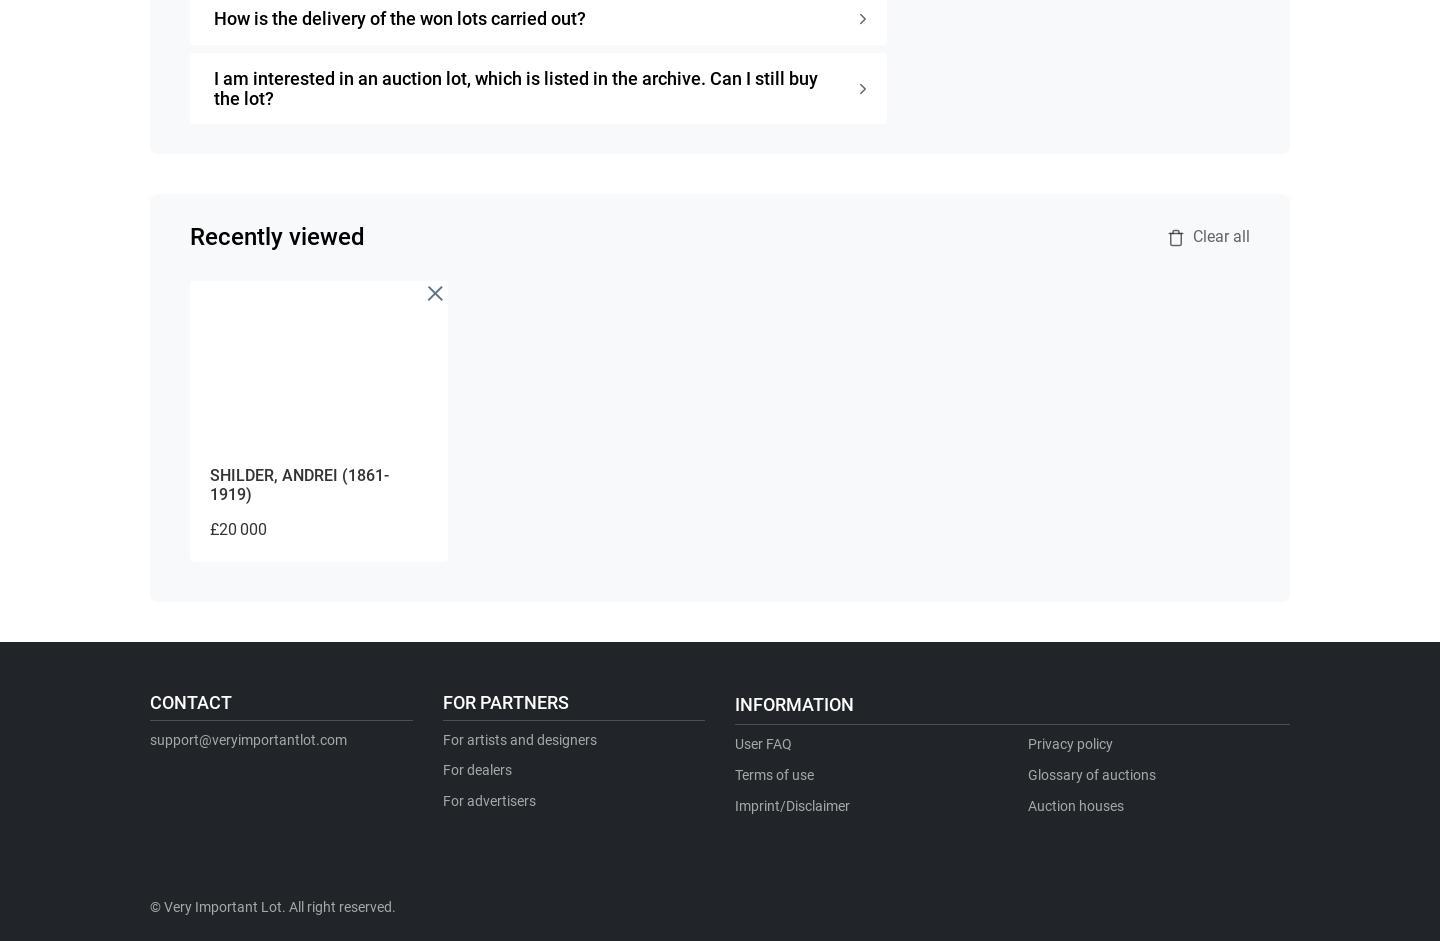  Describe the element at coordinates (476, 770) in the screenshot. I see `'For dealers'` at that location.